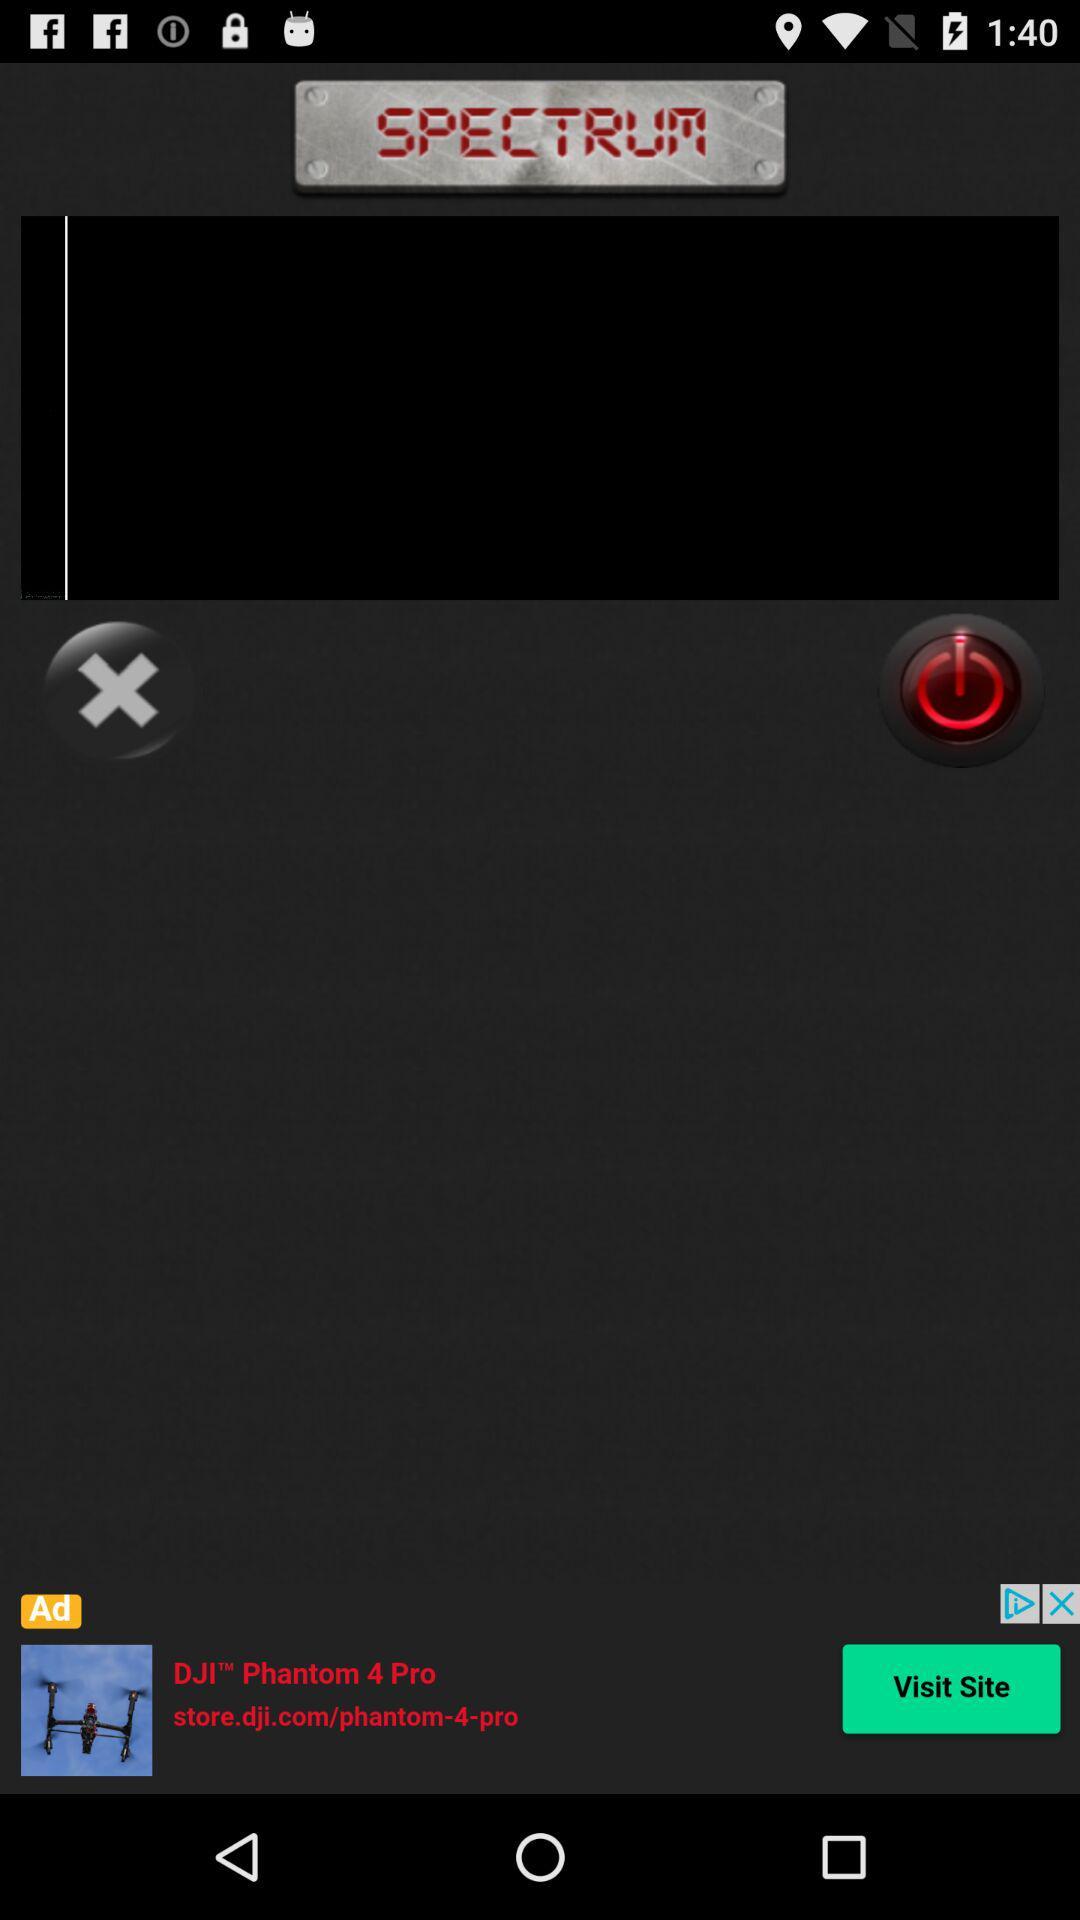  What do you see at coordinates (118, 738) in the screenshot?
I see `the close icon` at bounding box center [118, 738].